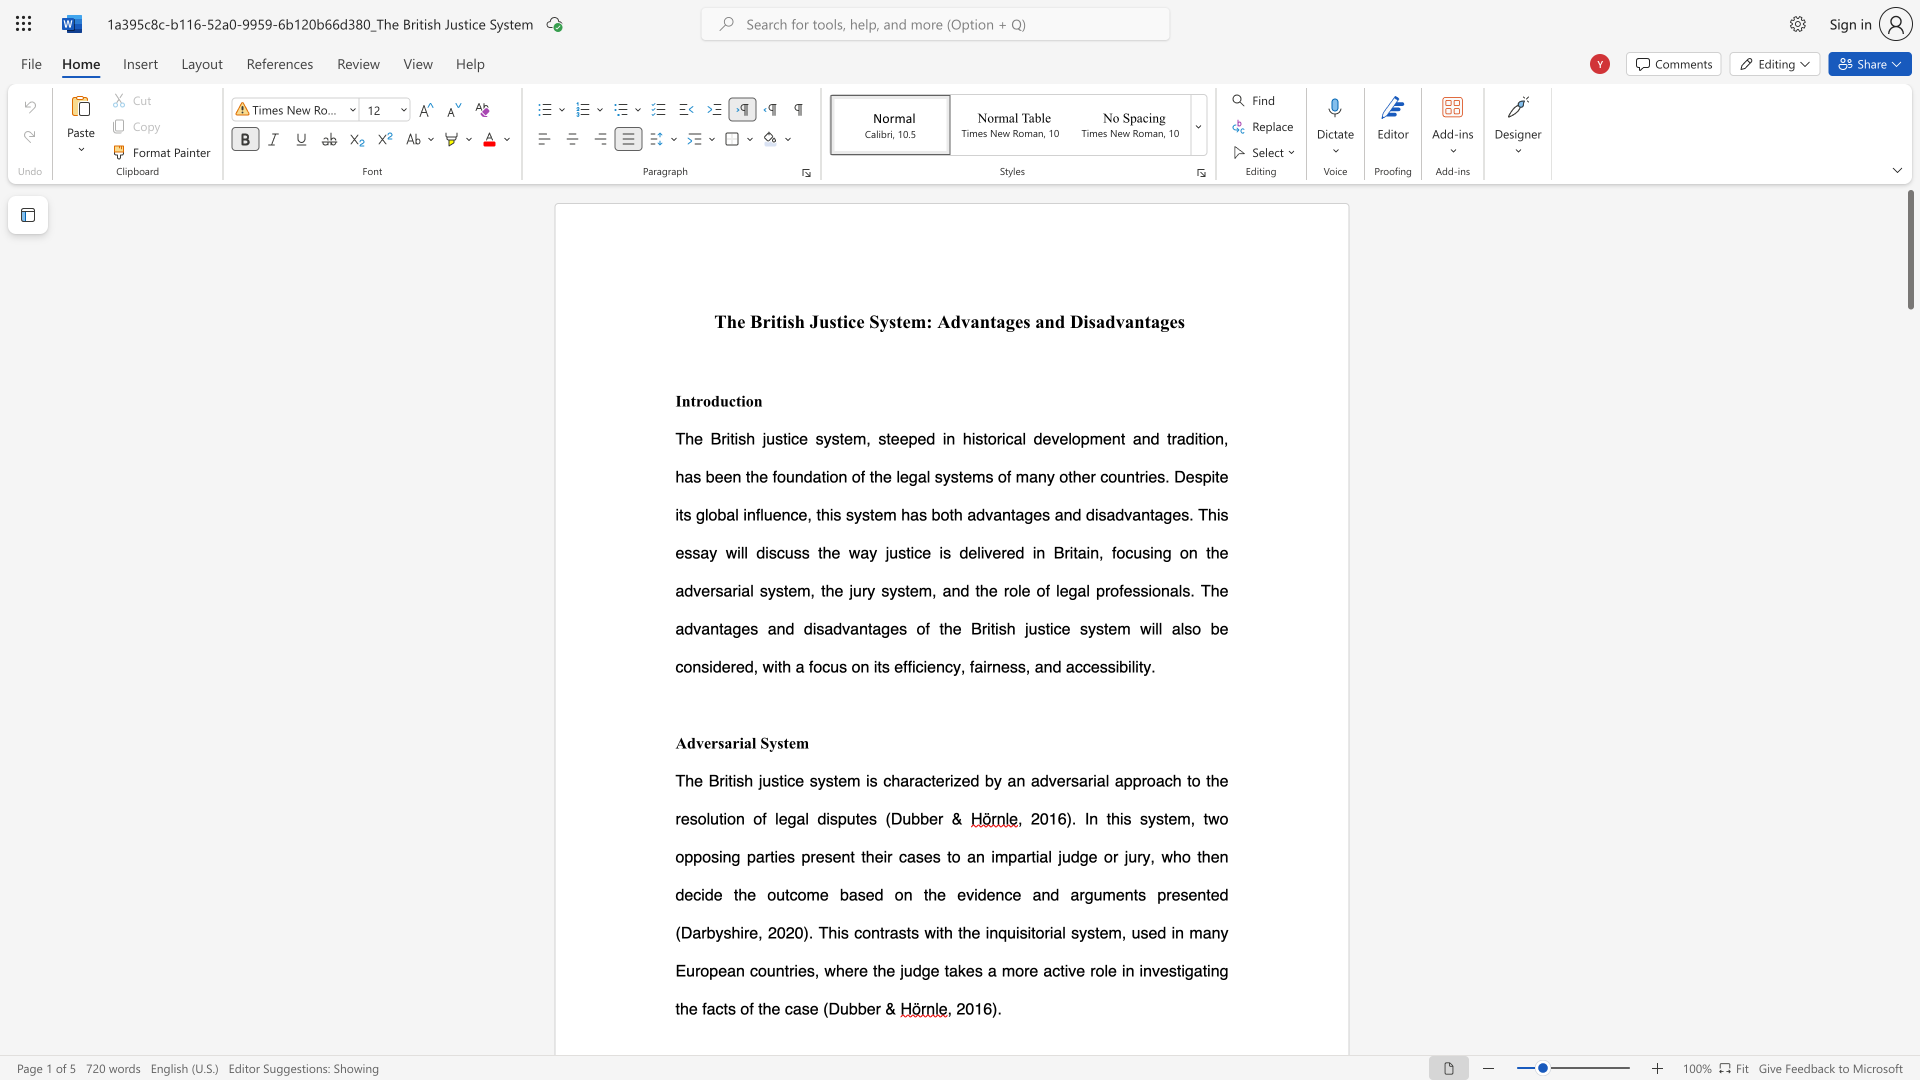 This screenshot has width=1920, height=1080. What do you see at coordinates (727, 743) in the screenshot?
I see `the 1th character "a" in the text` at bounding box center [727, 743].